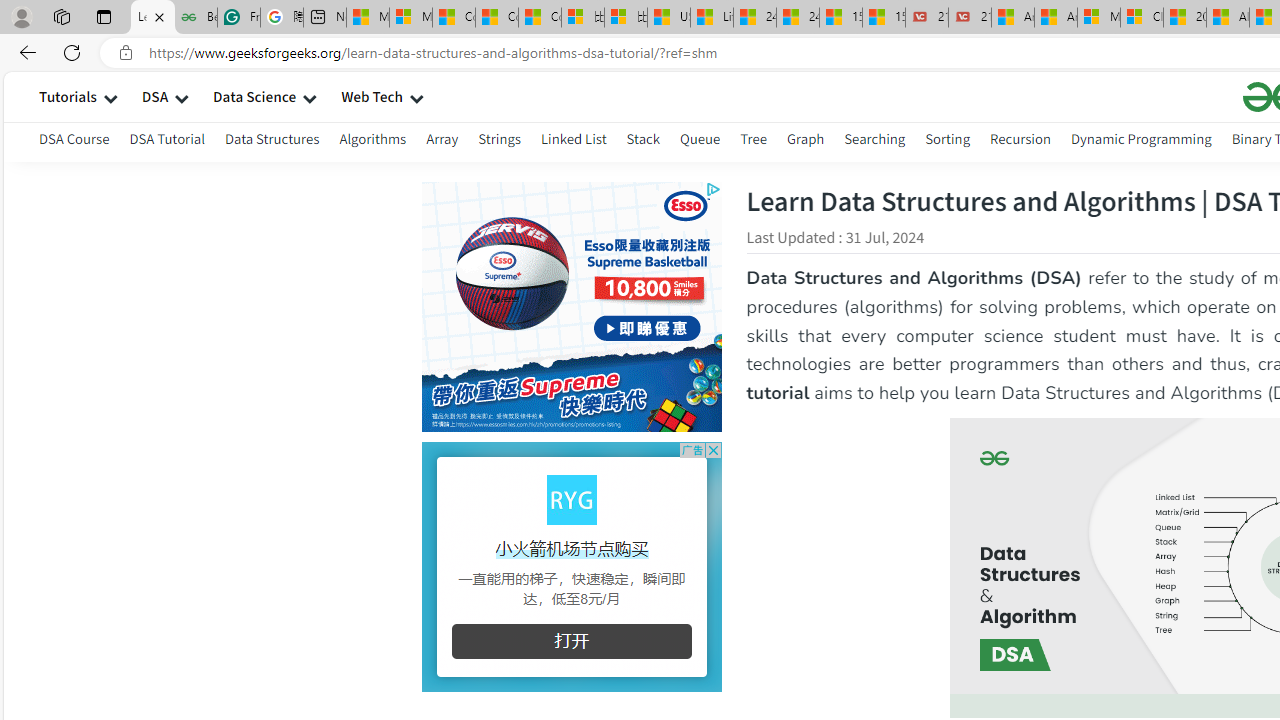 The width and height of the screenshot is (1280, 720). What do you see at coordinates (373, 141) in the screenshot?
I see `'Algorithms'` at bounding box center [373, 141].